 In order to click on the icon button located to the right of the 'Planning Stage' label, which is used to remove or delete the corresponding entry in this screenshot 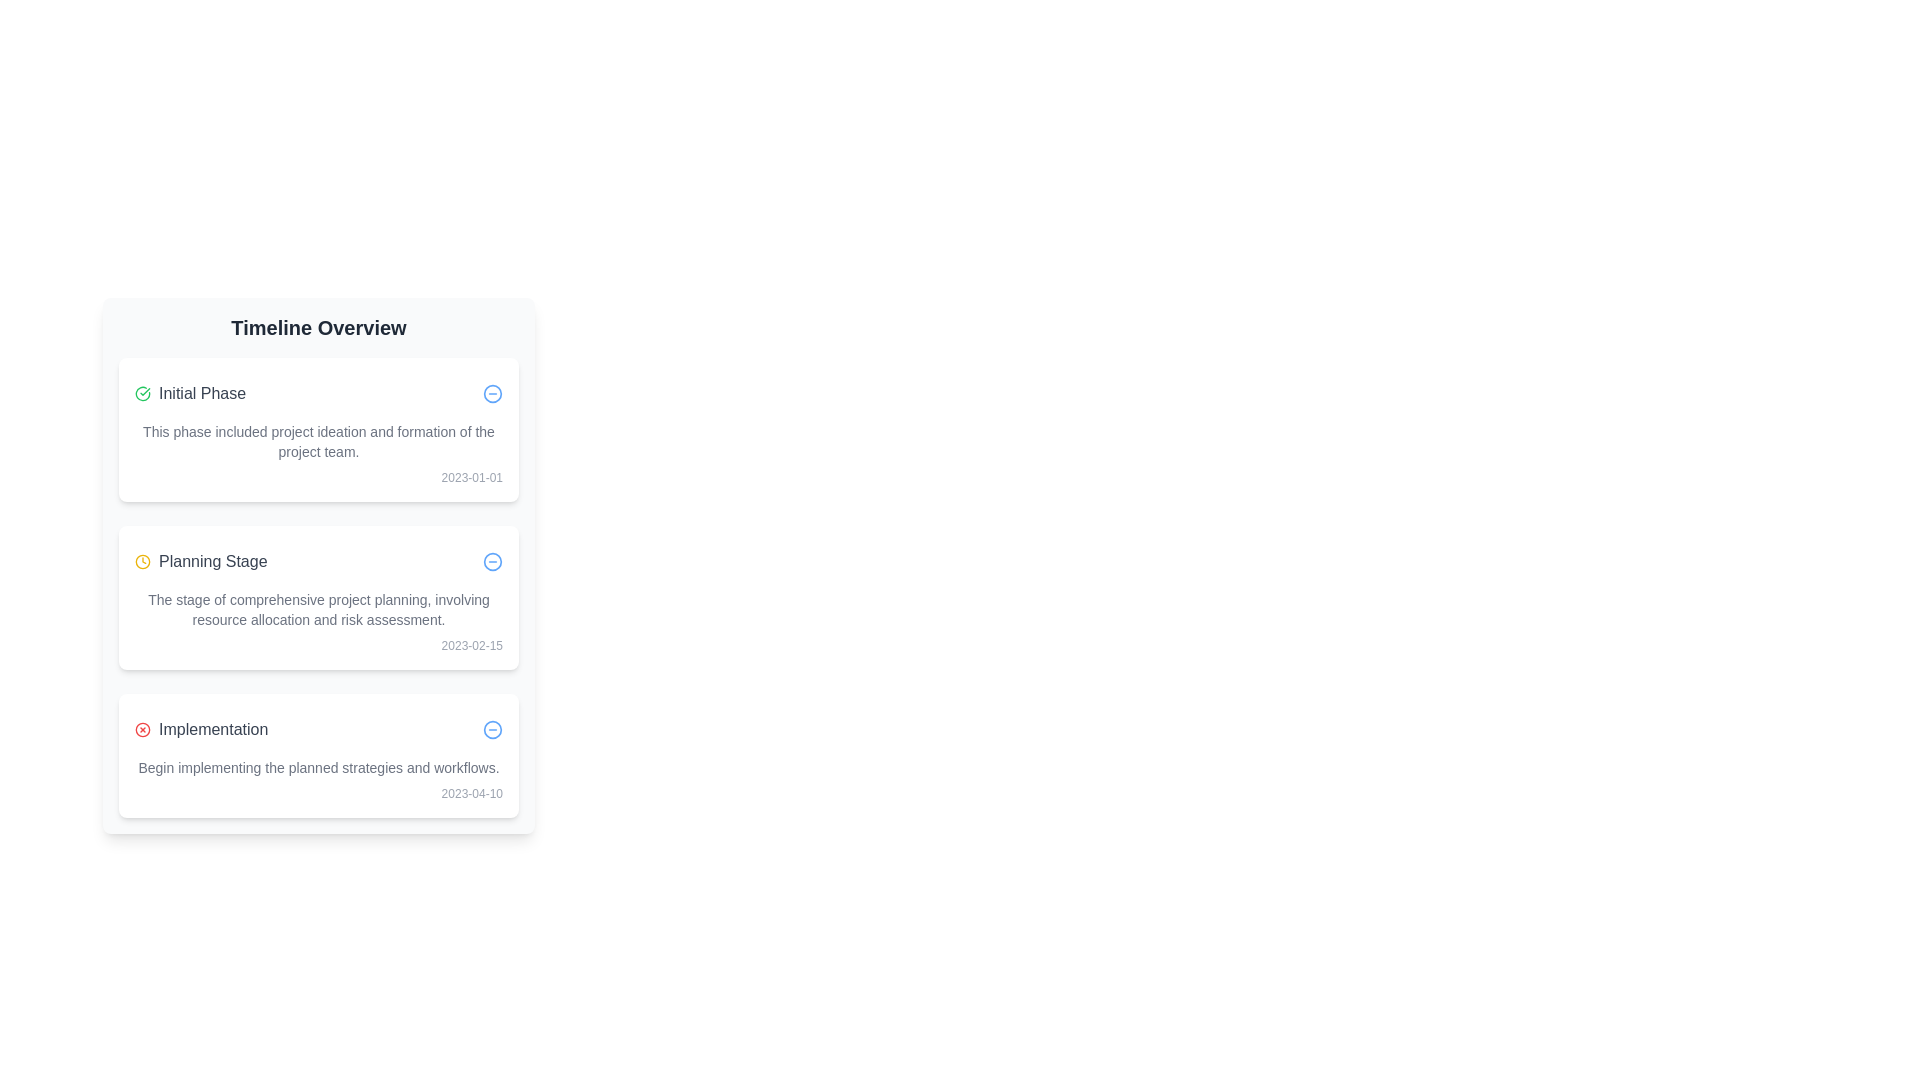, I will do `click(493, 562)`.